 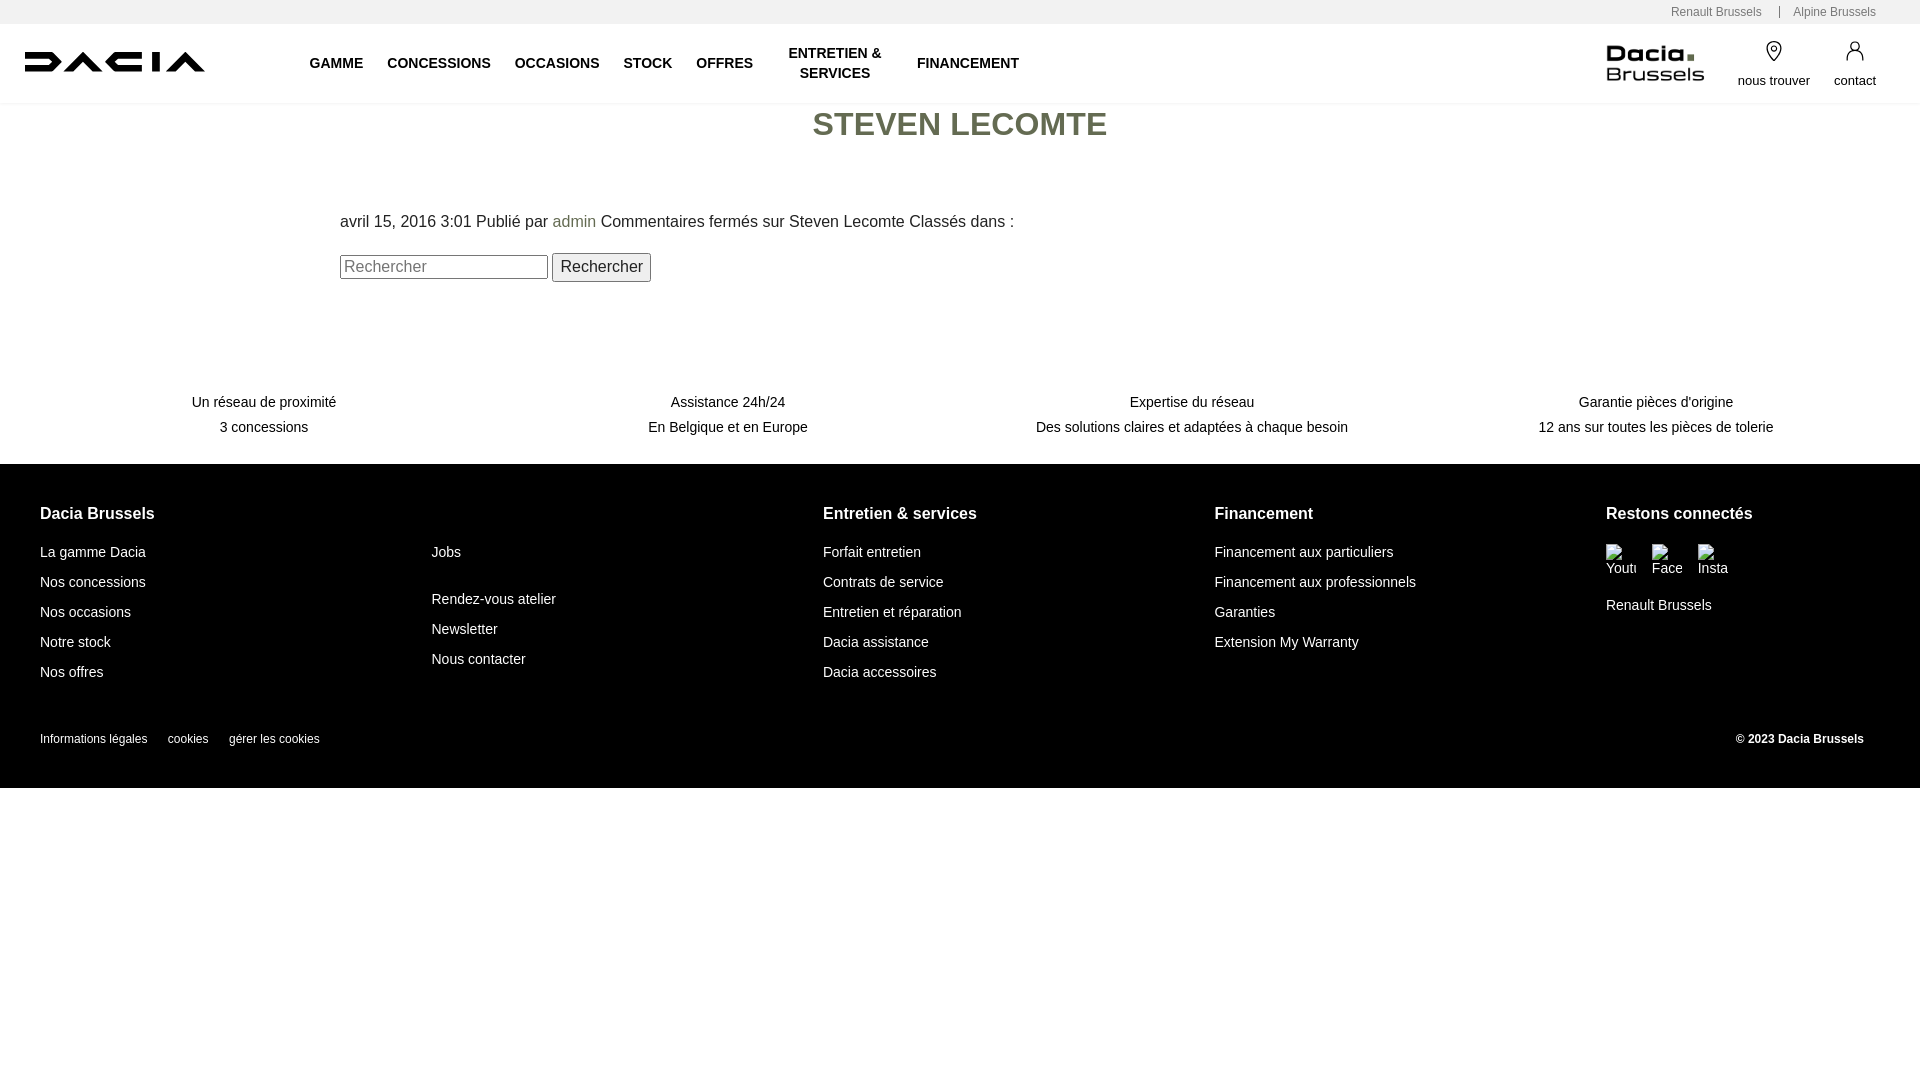 I want to click on 'Alpine Brussels', so click(x=1834, y=12).